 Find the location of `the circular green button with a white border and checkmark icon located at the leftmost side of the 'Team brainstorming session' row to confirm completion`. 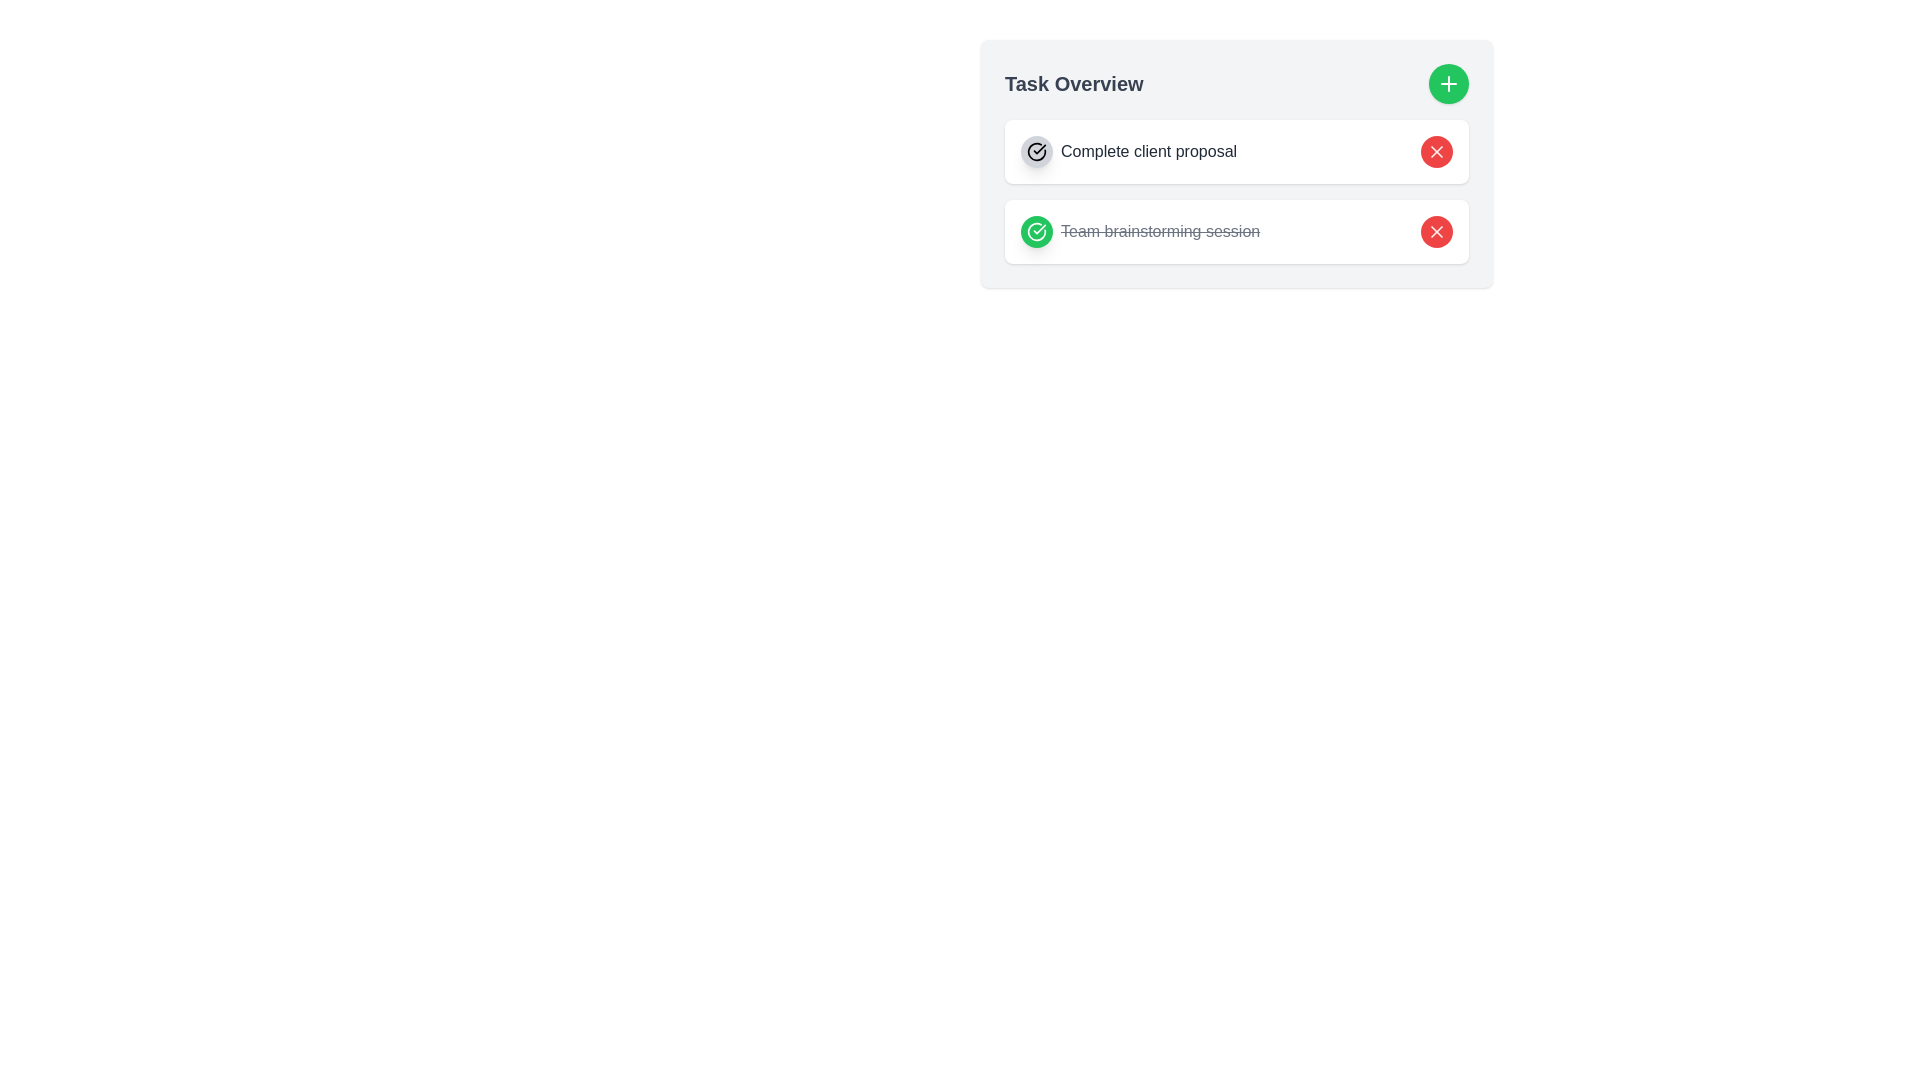

the circular green button with a white border and checkmark icon located at the leftmost side of the 'Team brainstorming session' row to confirm completion is located at coordinates (1036, 230).